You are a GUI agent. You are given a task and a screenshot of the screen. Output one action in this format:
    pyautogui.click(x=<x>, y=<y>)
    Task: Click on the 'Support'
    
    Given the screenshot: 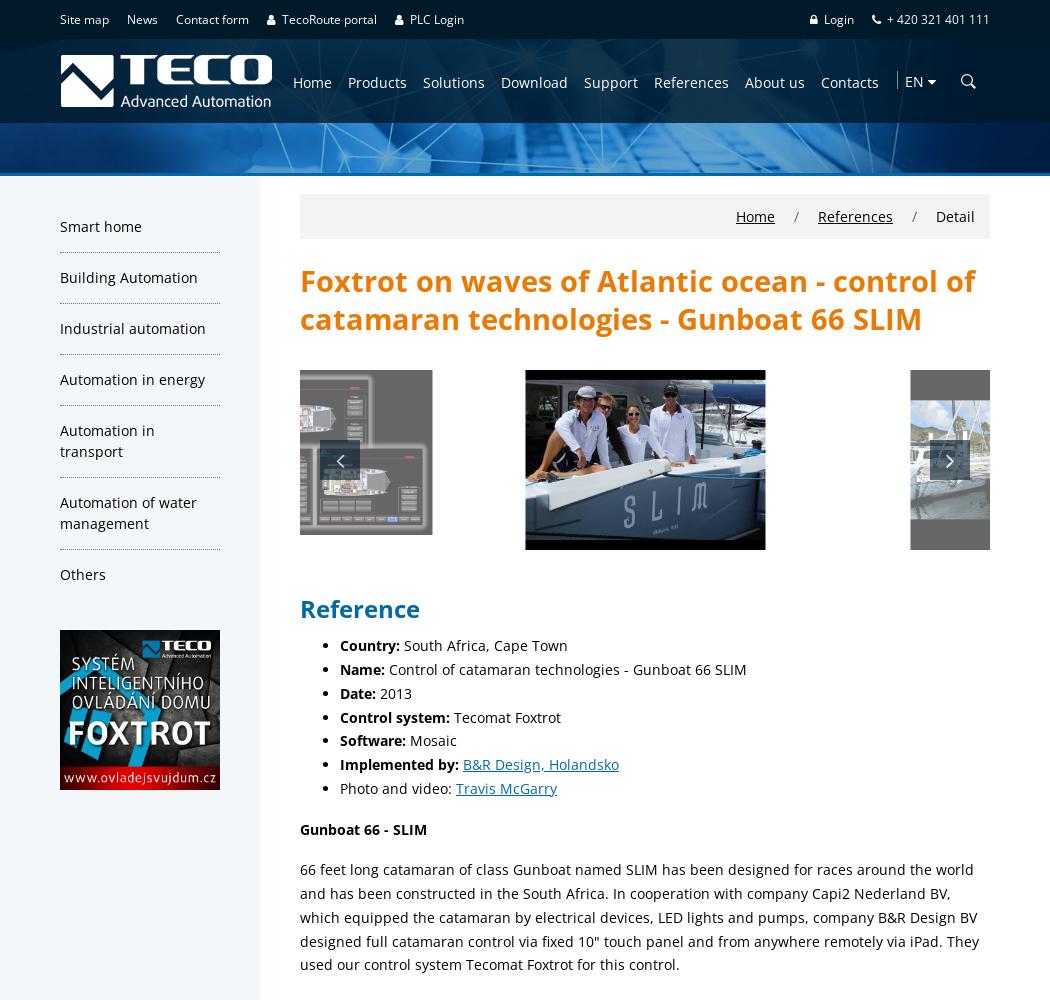 What is the action you would take?
    pyautogui.click(x=610, y=80)
    